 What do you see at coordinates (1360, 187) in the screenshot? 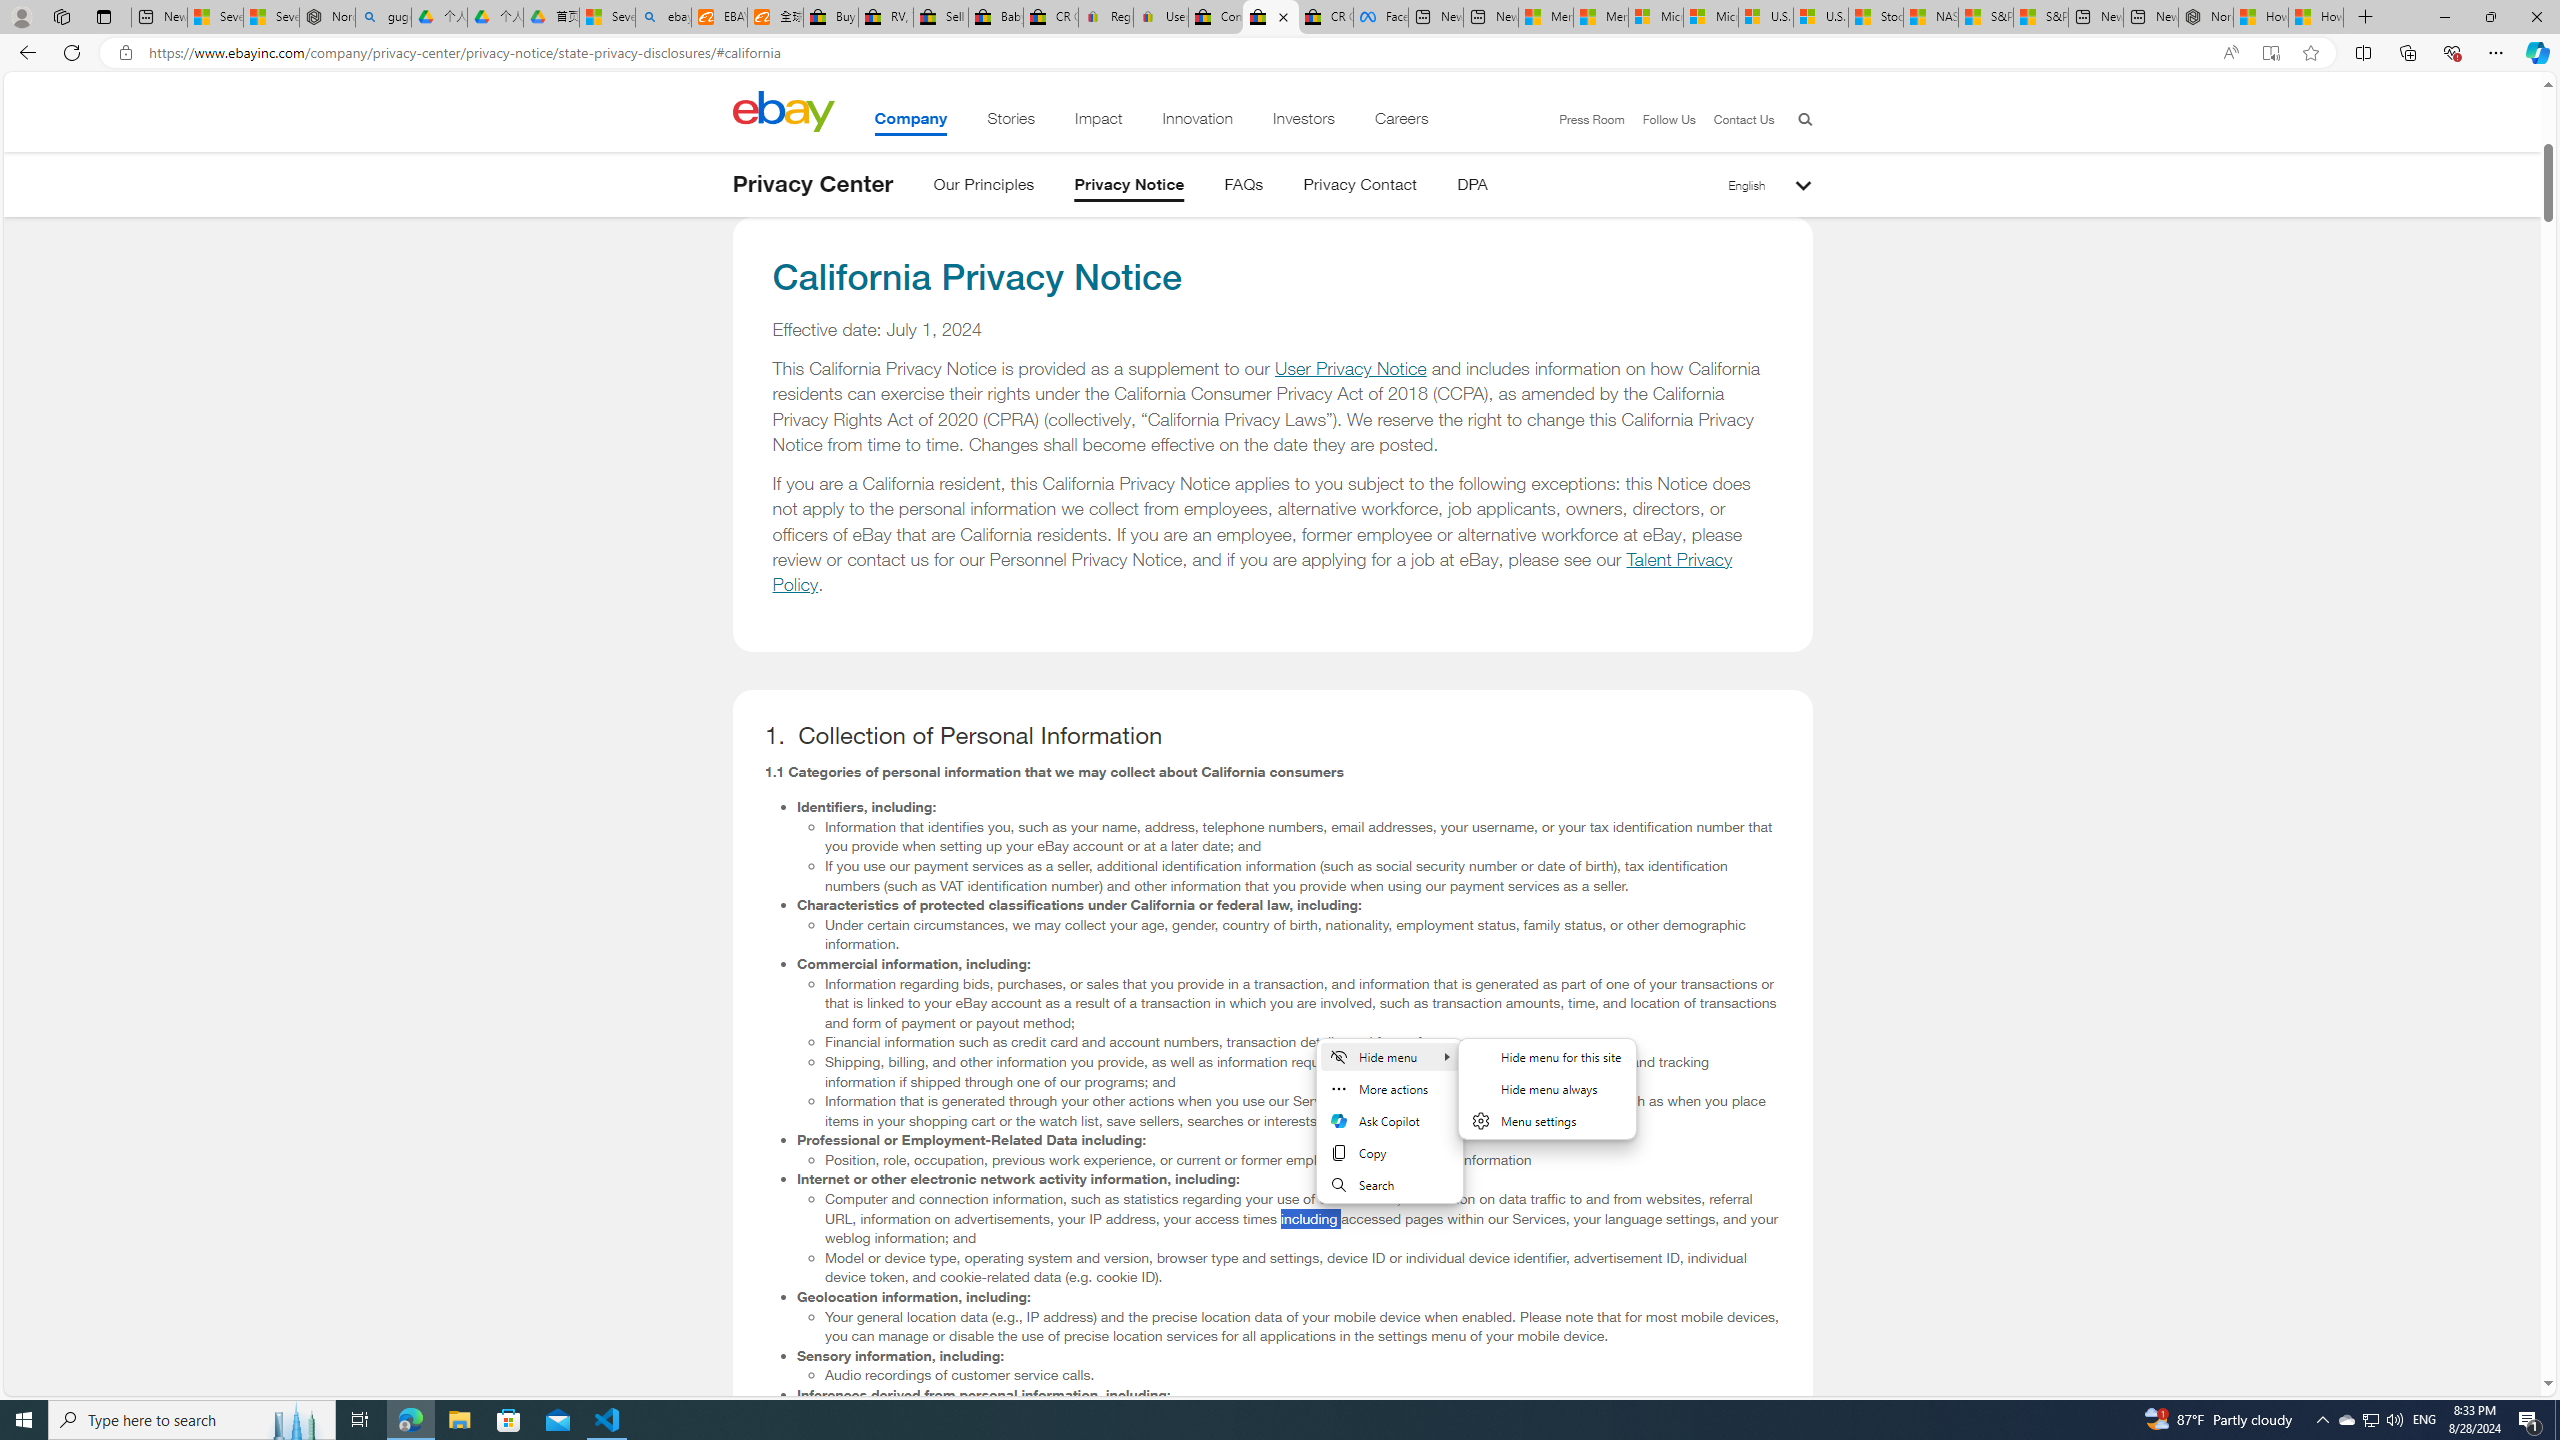
I see `'Privacy Contact'` at bounding box center [1360, 187].